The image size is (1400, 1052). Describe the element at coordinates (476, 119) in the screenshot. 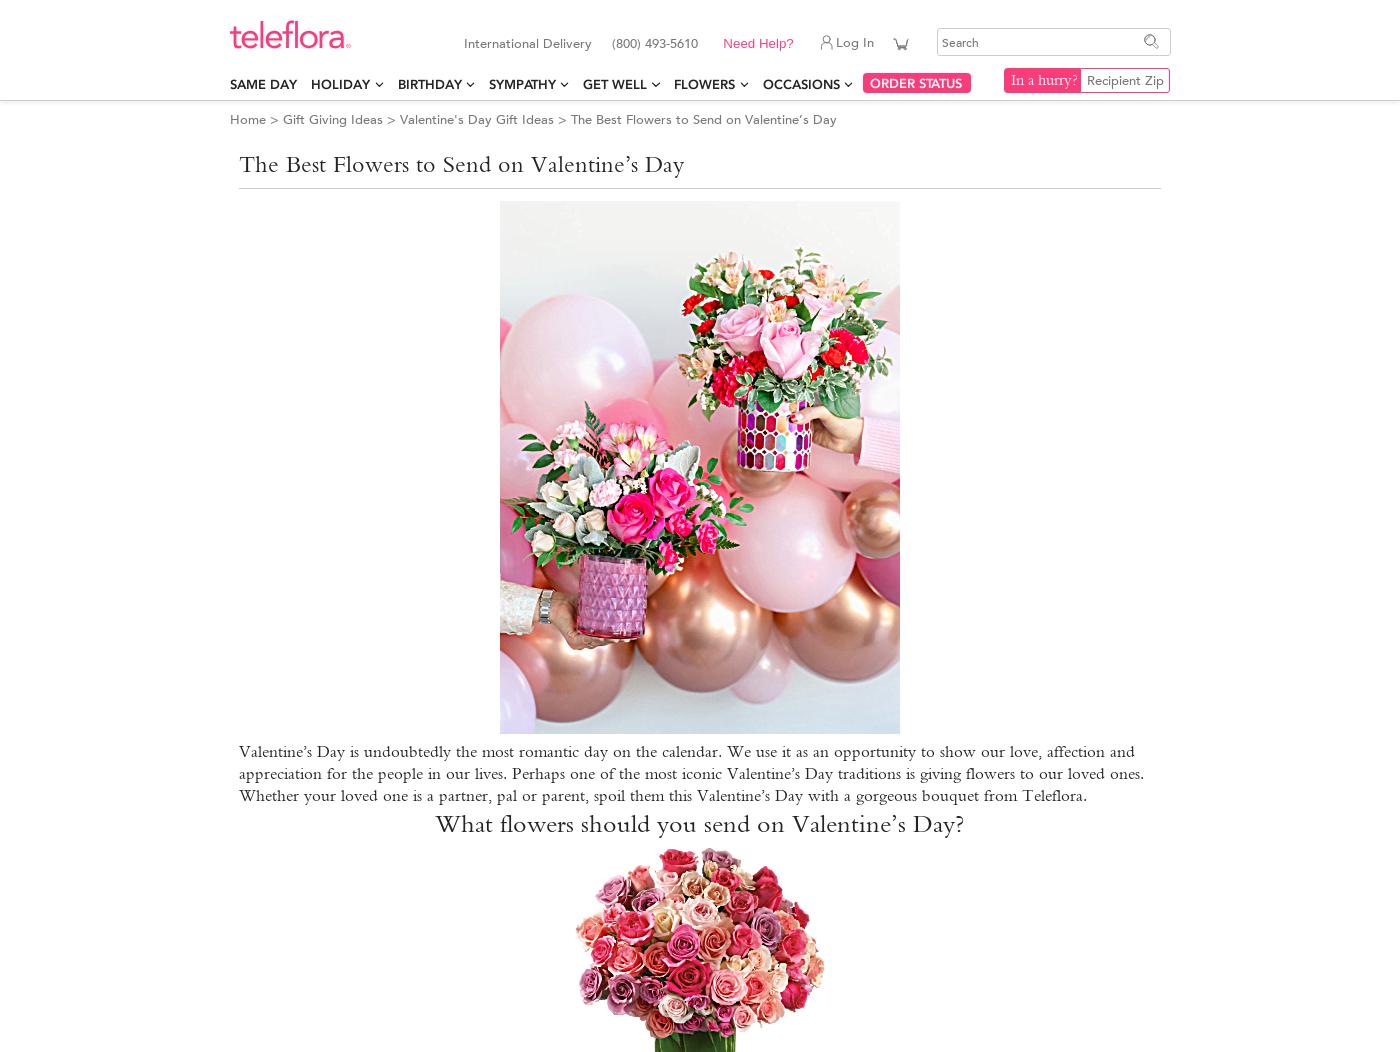

I see `'Valentine's Day Gift Ideas'` at that location.